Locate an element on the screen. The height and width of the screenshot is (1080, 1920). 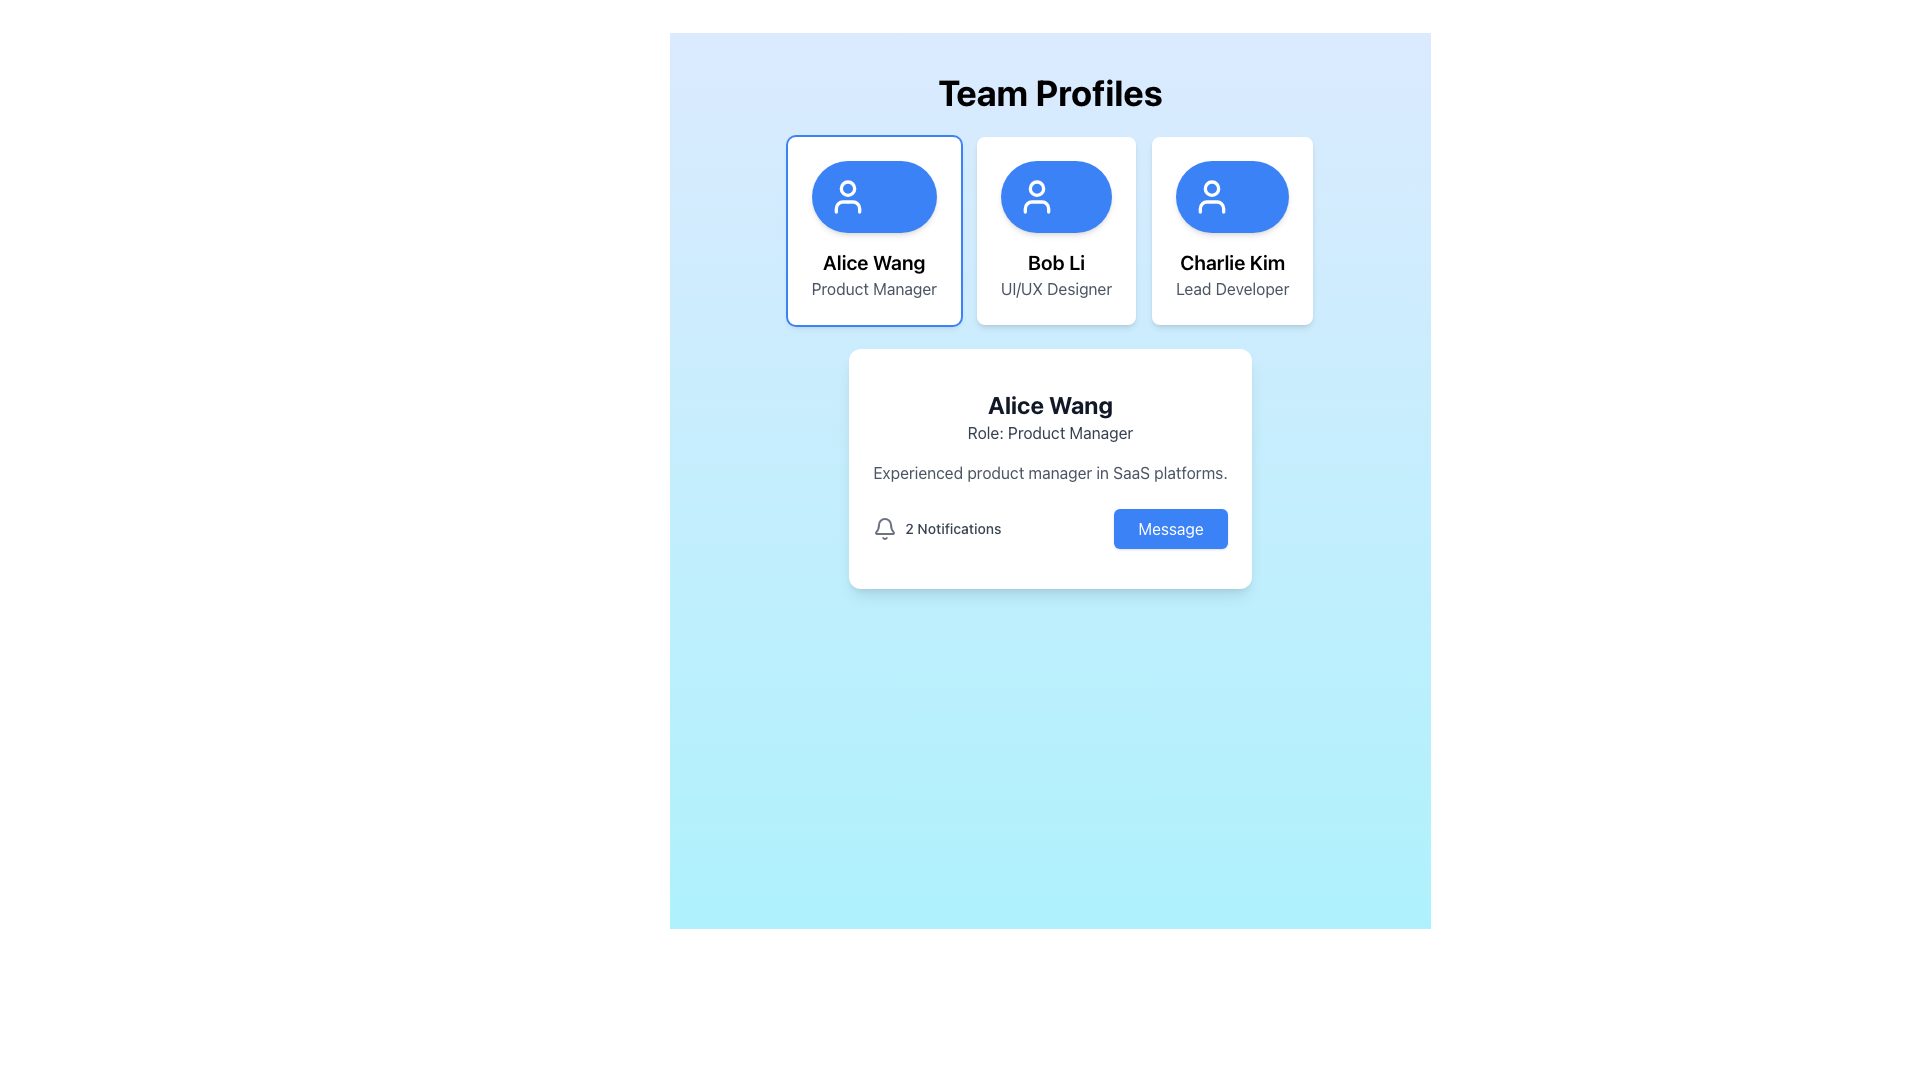
the circular user icon with a white outline on a blue background within the card labeled 'Charlie Kim', located in the third card from the left under 'Team Profiles' is located at coordinates (1211, 196).